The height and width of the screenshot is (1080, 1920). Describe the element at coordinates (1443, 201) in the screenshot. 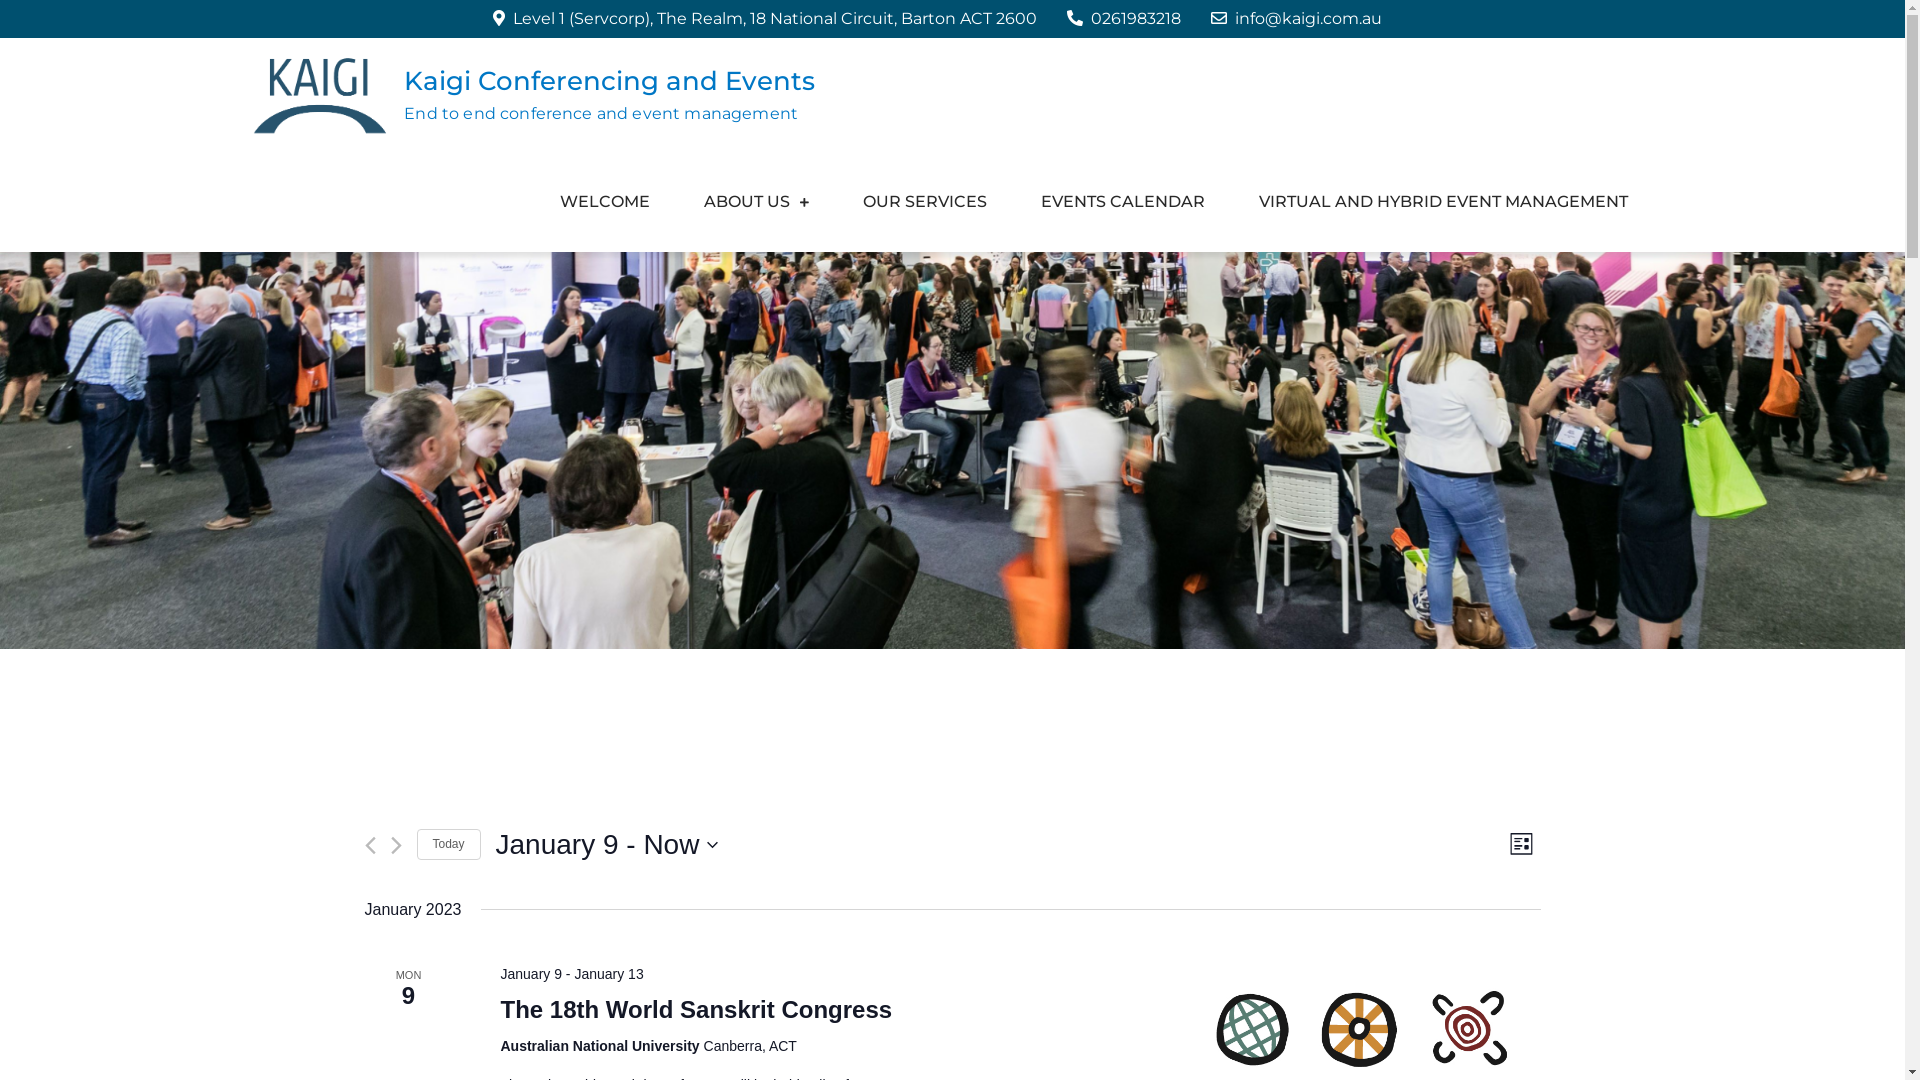

I see `'VIRTUAL AND HYBRID EVENT MANAGEMENT'` at that location.